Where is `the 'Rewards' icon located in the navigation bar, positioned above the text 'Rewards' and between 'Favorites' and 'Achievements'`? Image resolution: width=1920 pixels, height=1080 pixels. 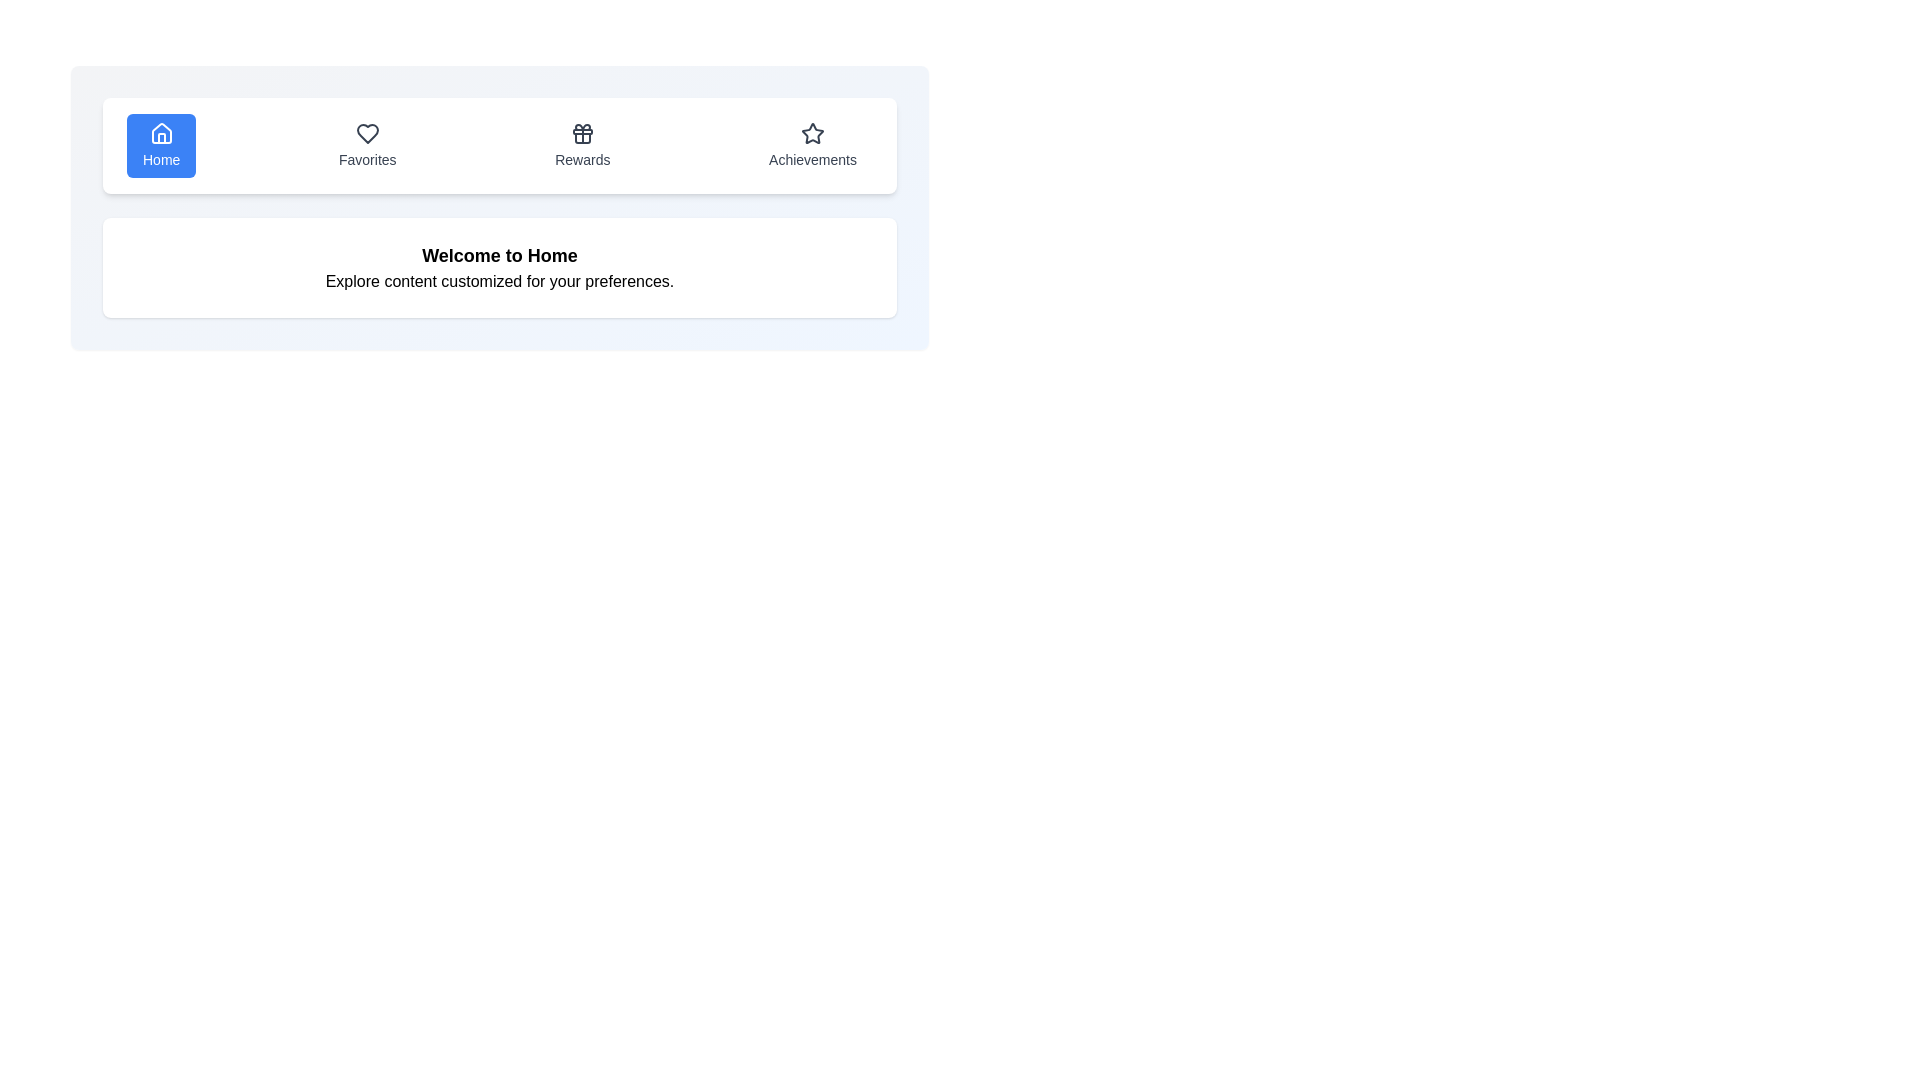
the 'Rewards' icon located in the navigation bar, positioned above the text 'Rewards' and between 'Favorites' and 'Achievements' is located at coordinates (581, 134).